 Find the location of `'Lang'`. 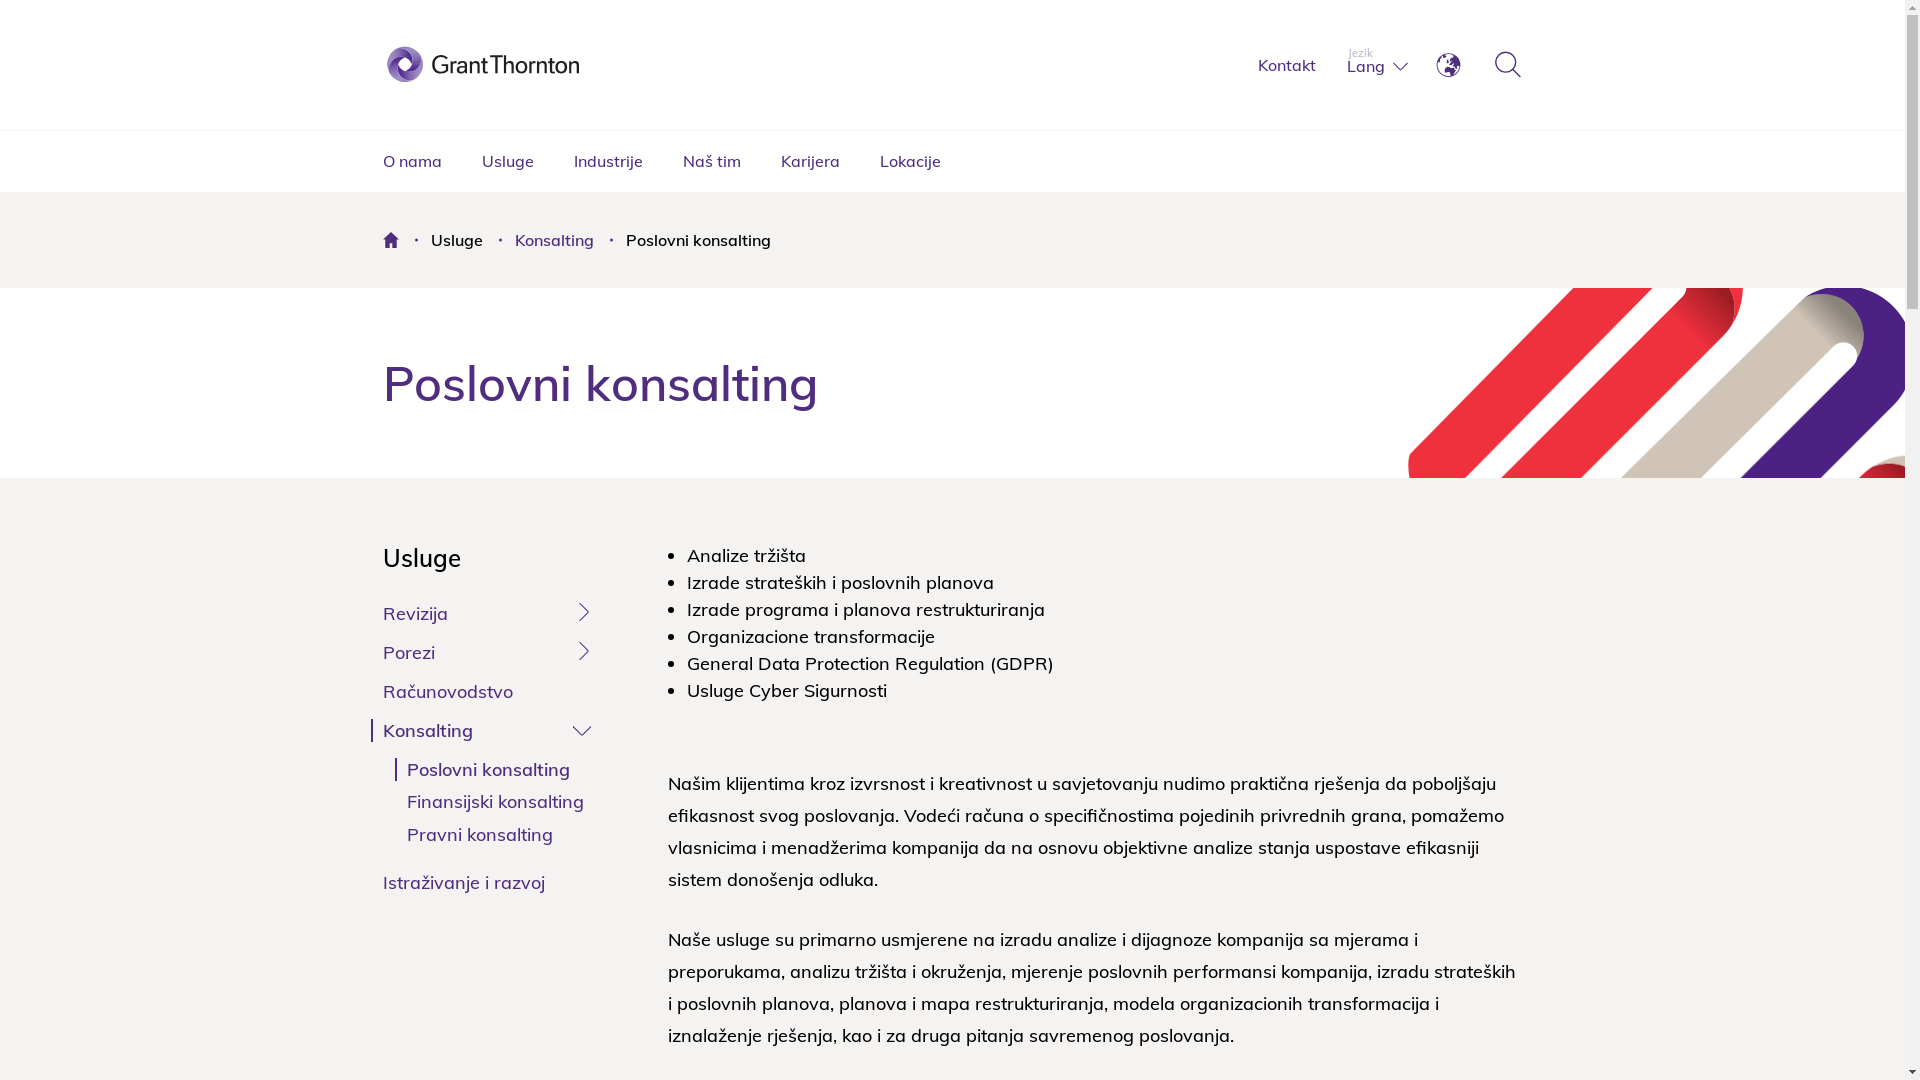

'Lang' is located at coordinates (1345, 64).